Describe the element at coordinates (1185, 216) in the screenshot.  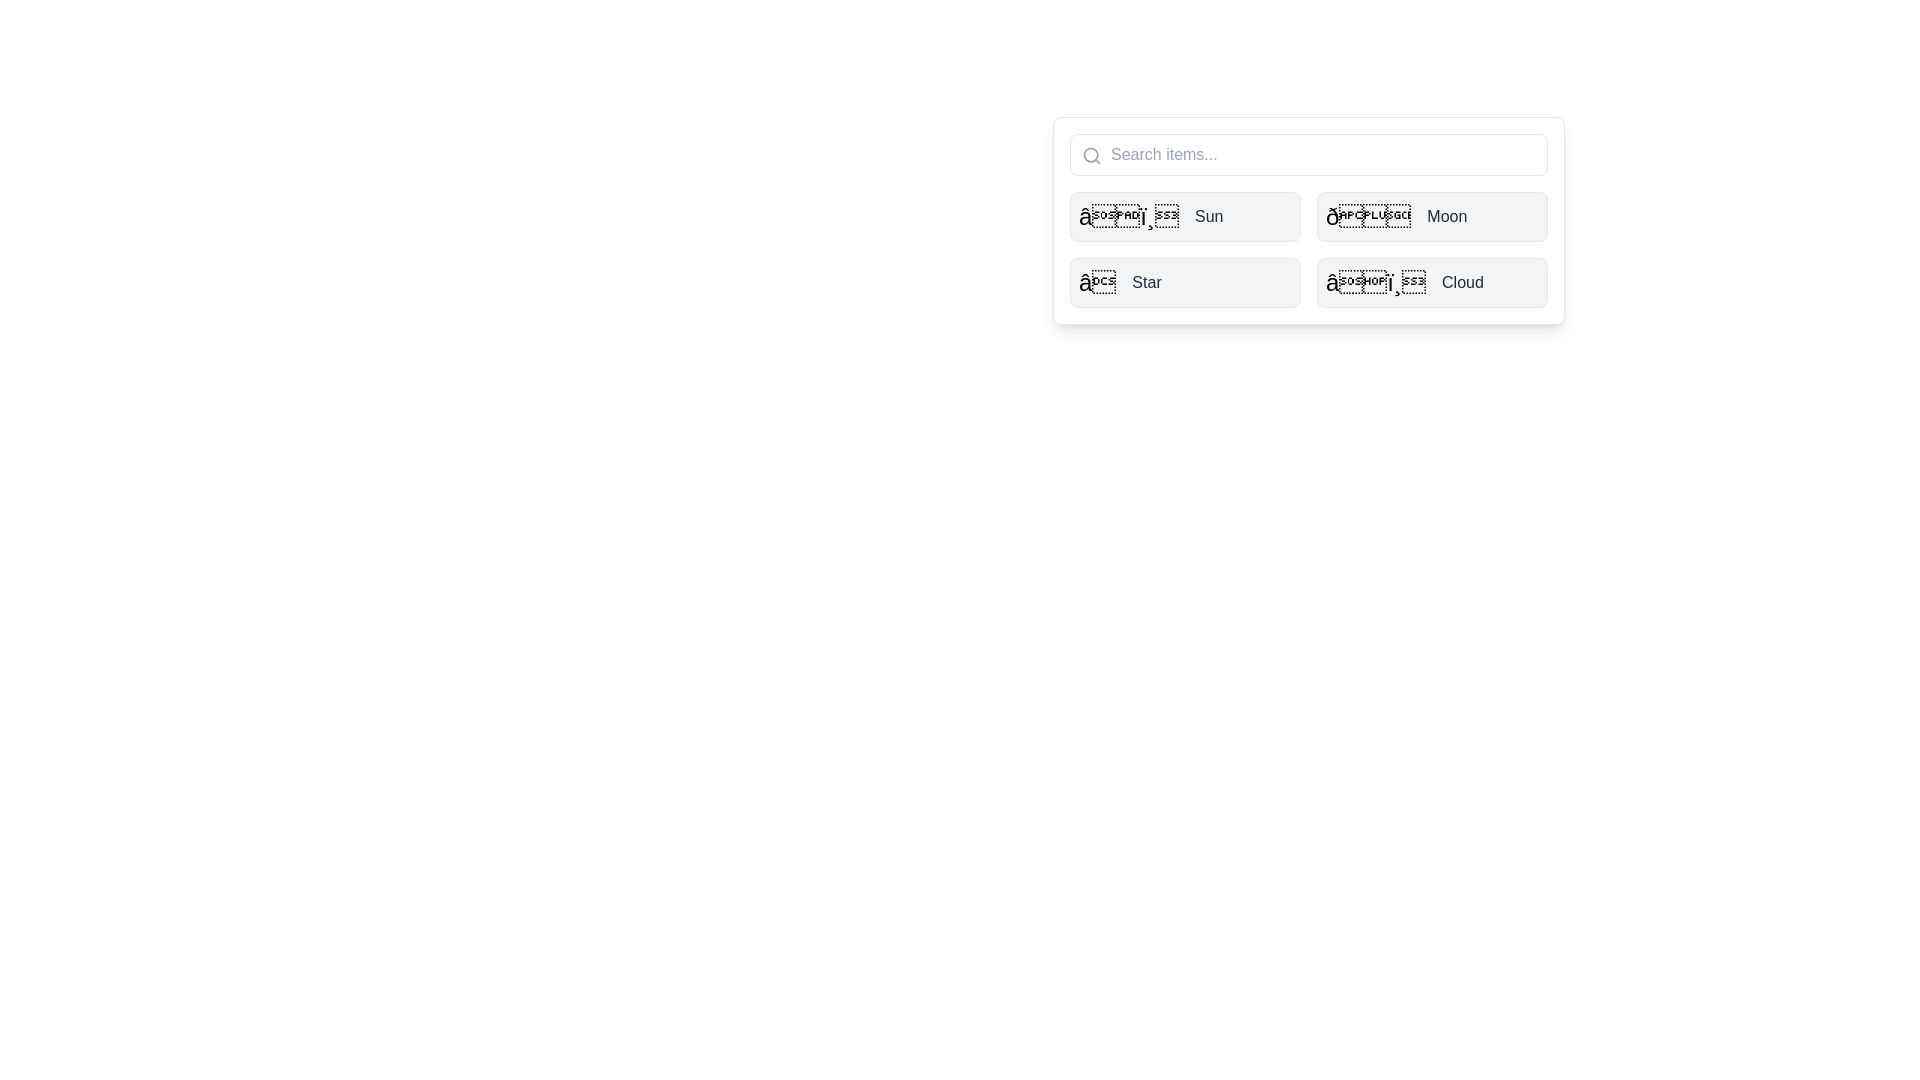
I see `the 'Sun' button, which is a rounded rectangle with a light gray background and a sun icon on the left` at that location.